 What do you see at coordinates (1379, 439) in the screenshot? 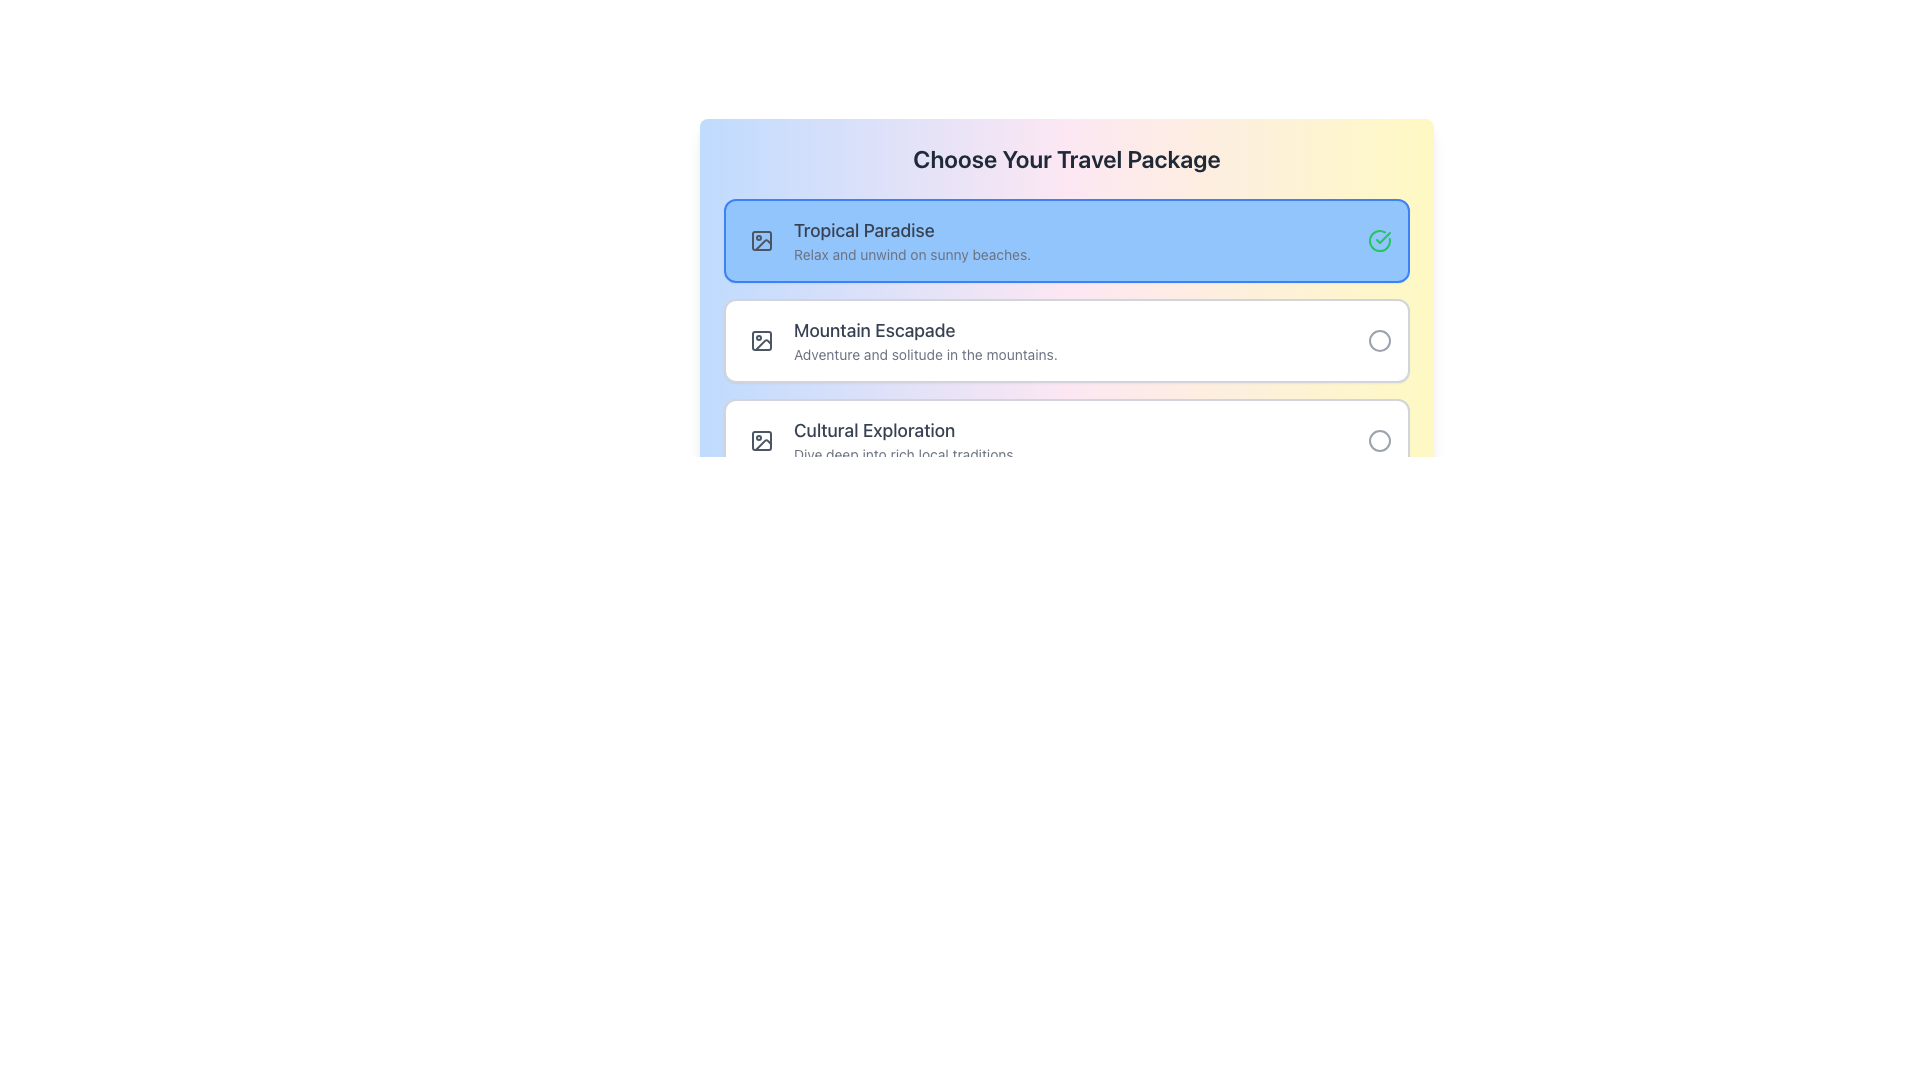
I see `the radio button icon for the 'Cultural Exploration' travel package option, located at the far right of the third list item` at bounding box center [1379, 439].